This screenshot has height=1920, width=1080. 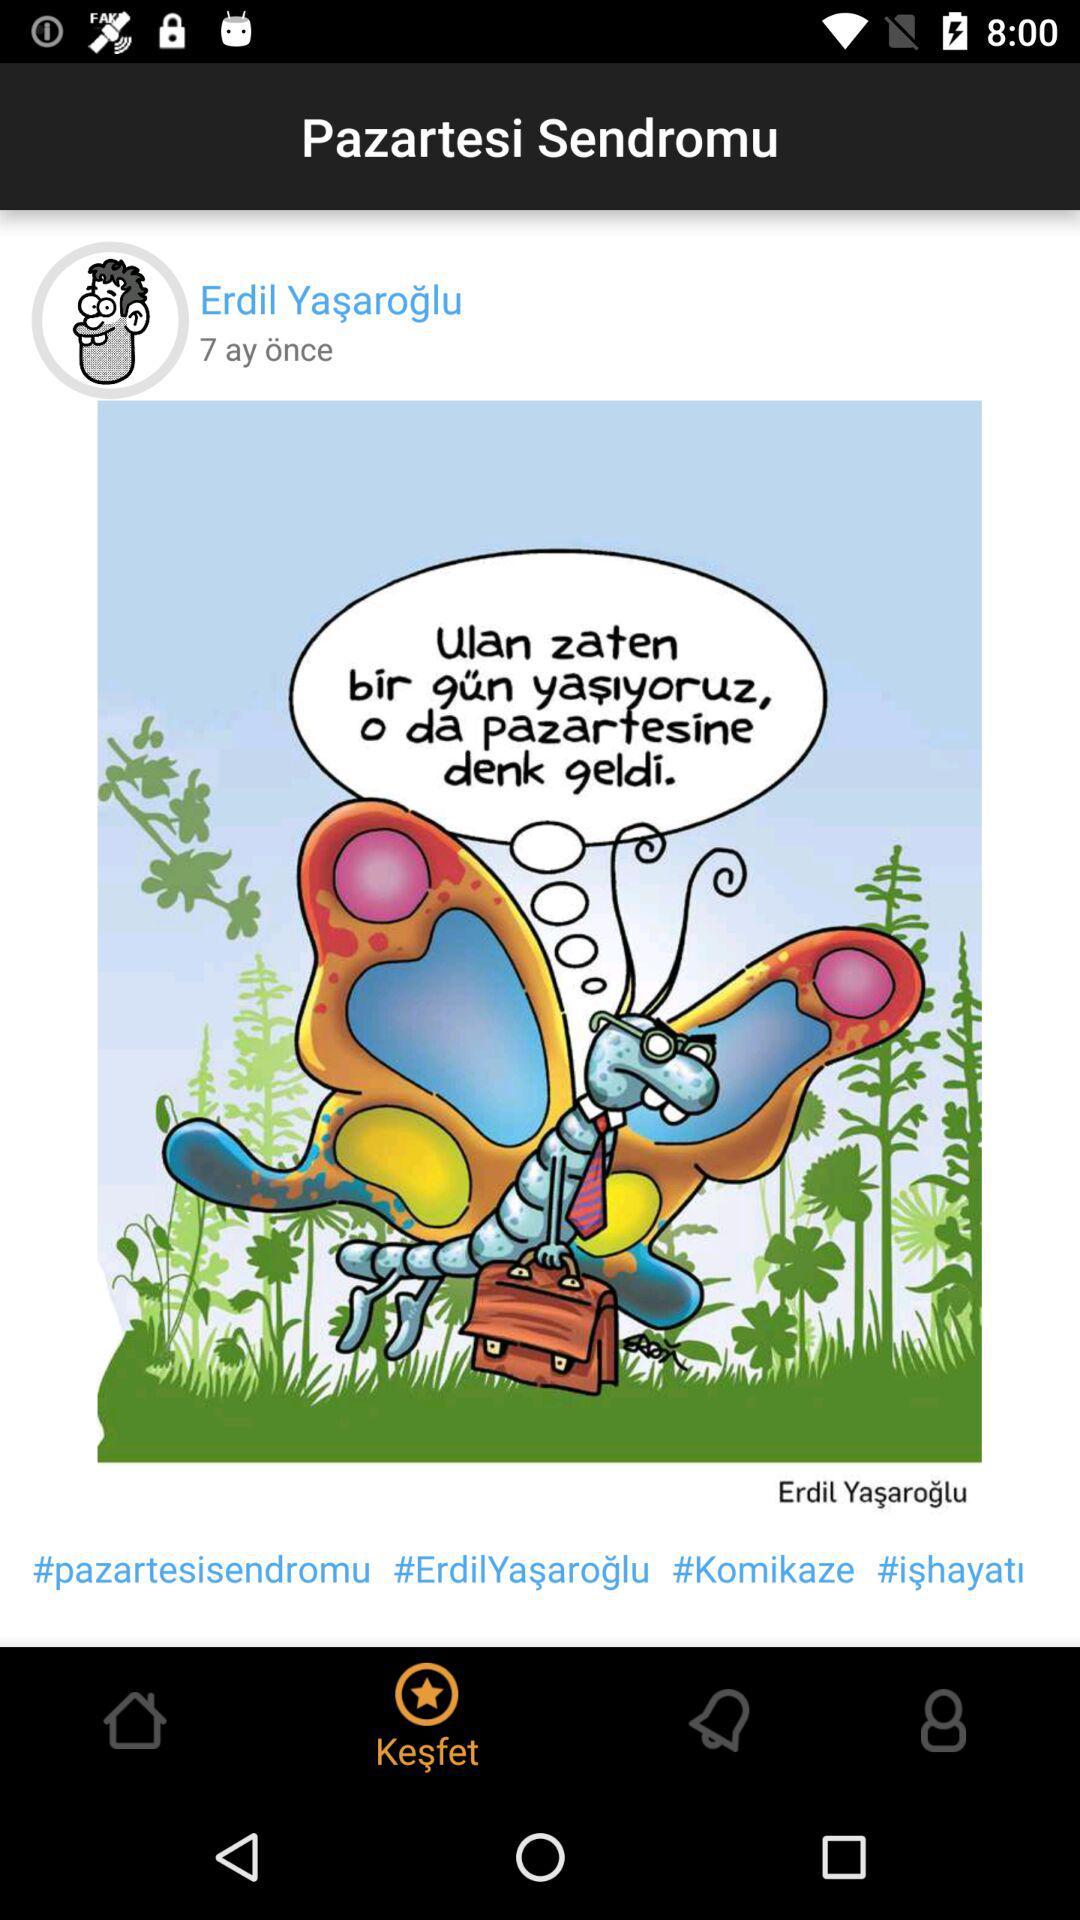 I want to click on the item below pazartesi sendromu, so click(x=330, y=297).